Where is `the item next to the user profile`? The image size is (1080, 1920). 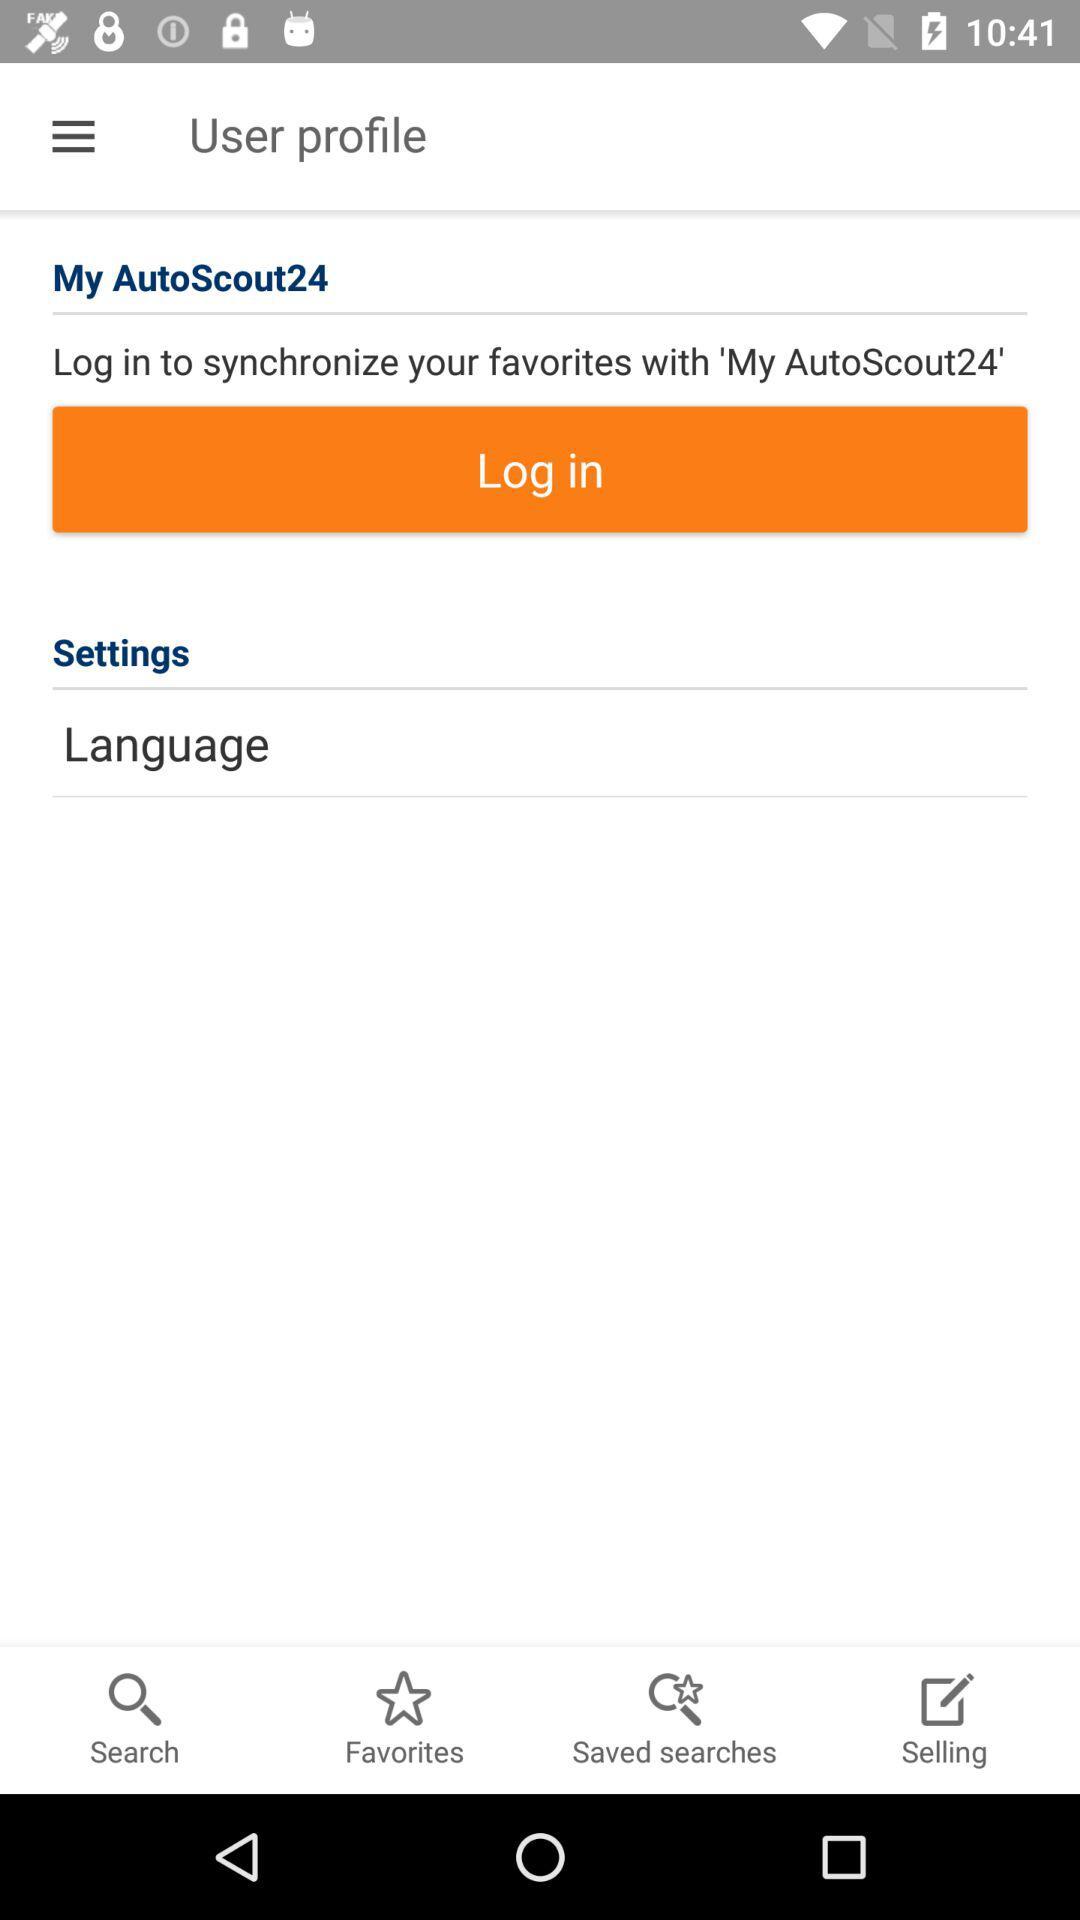
the item next to the user profile is located at coordinates (72, 135).